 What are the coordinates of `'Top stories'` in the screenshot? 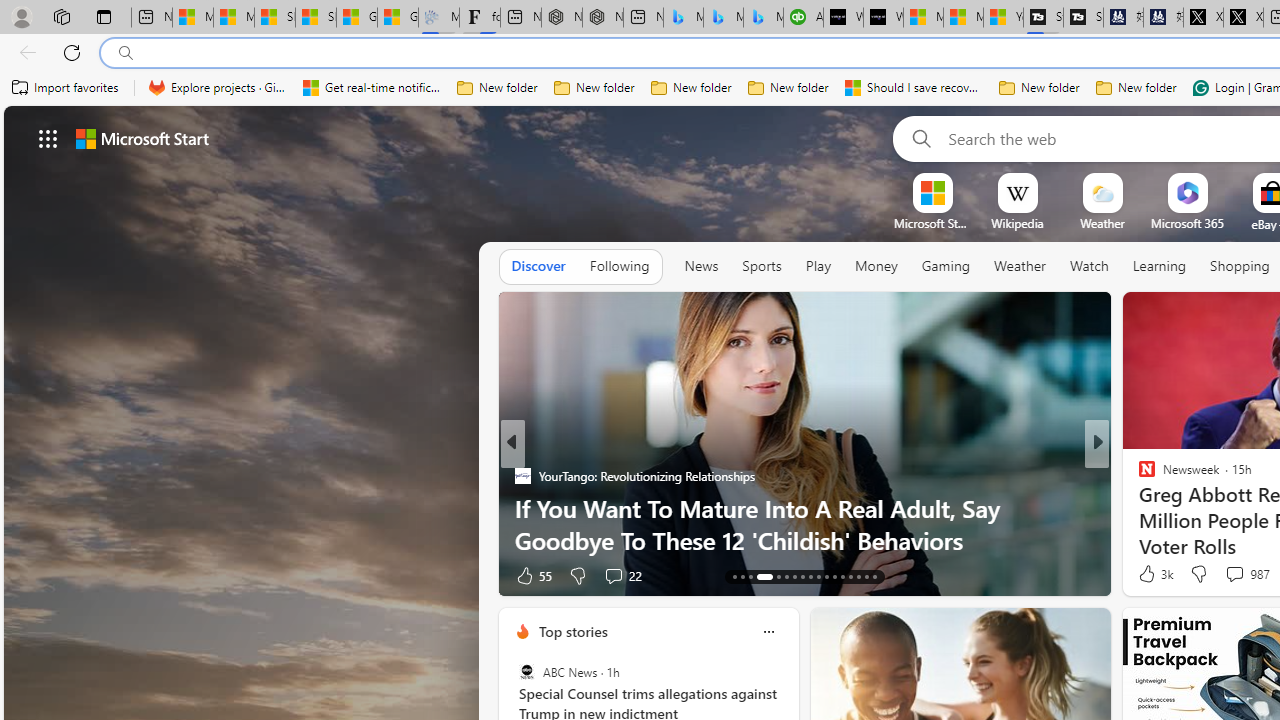 It's located at (571, 631).